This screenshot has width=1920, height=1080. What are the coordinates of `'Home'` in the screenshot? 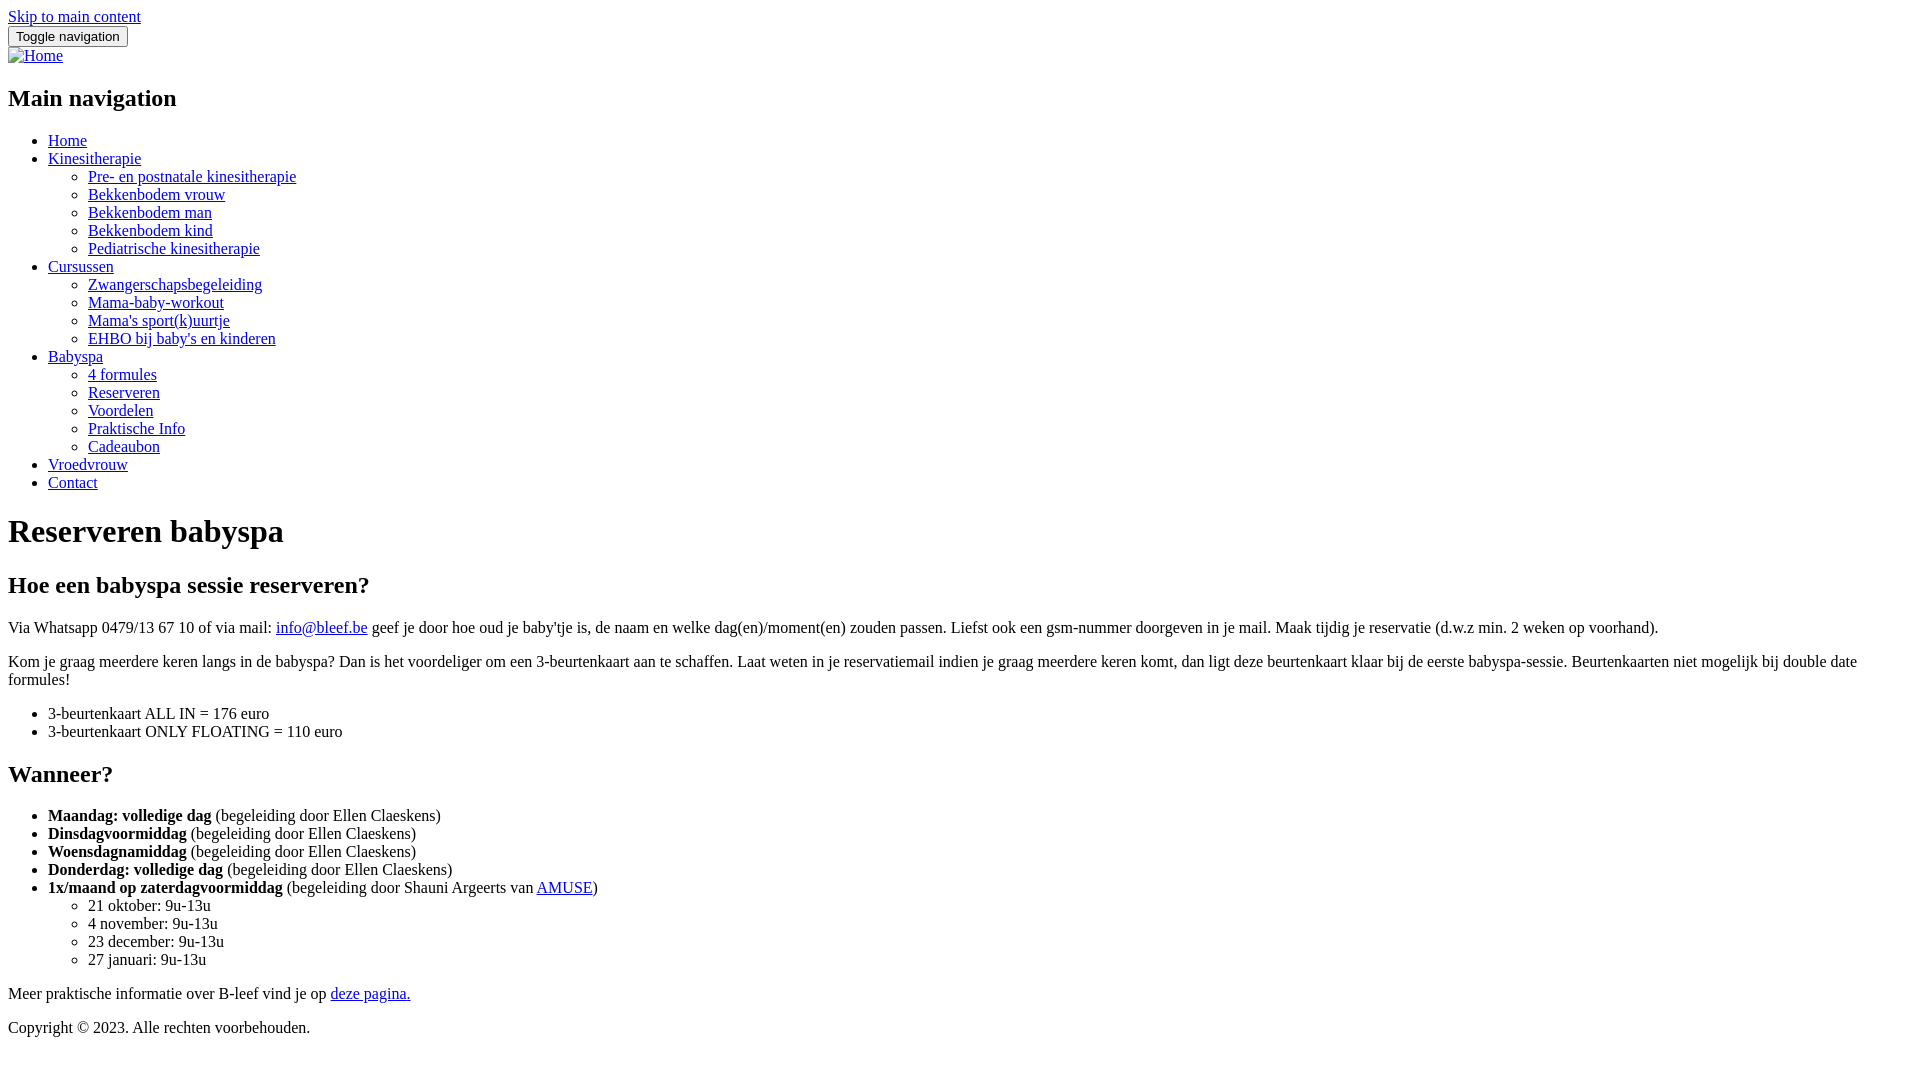 It's located at (67, 139).